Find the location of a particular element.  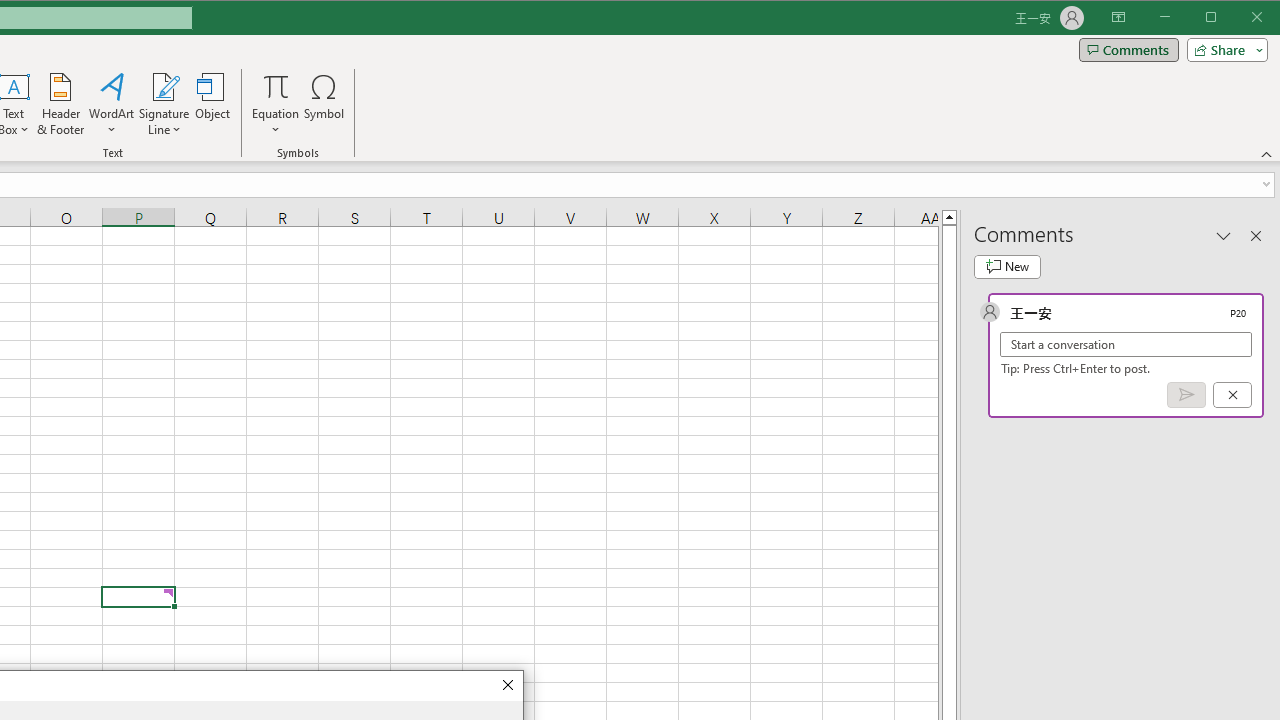

'Equation' is located at coordinates (274, 85).